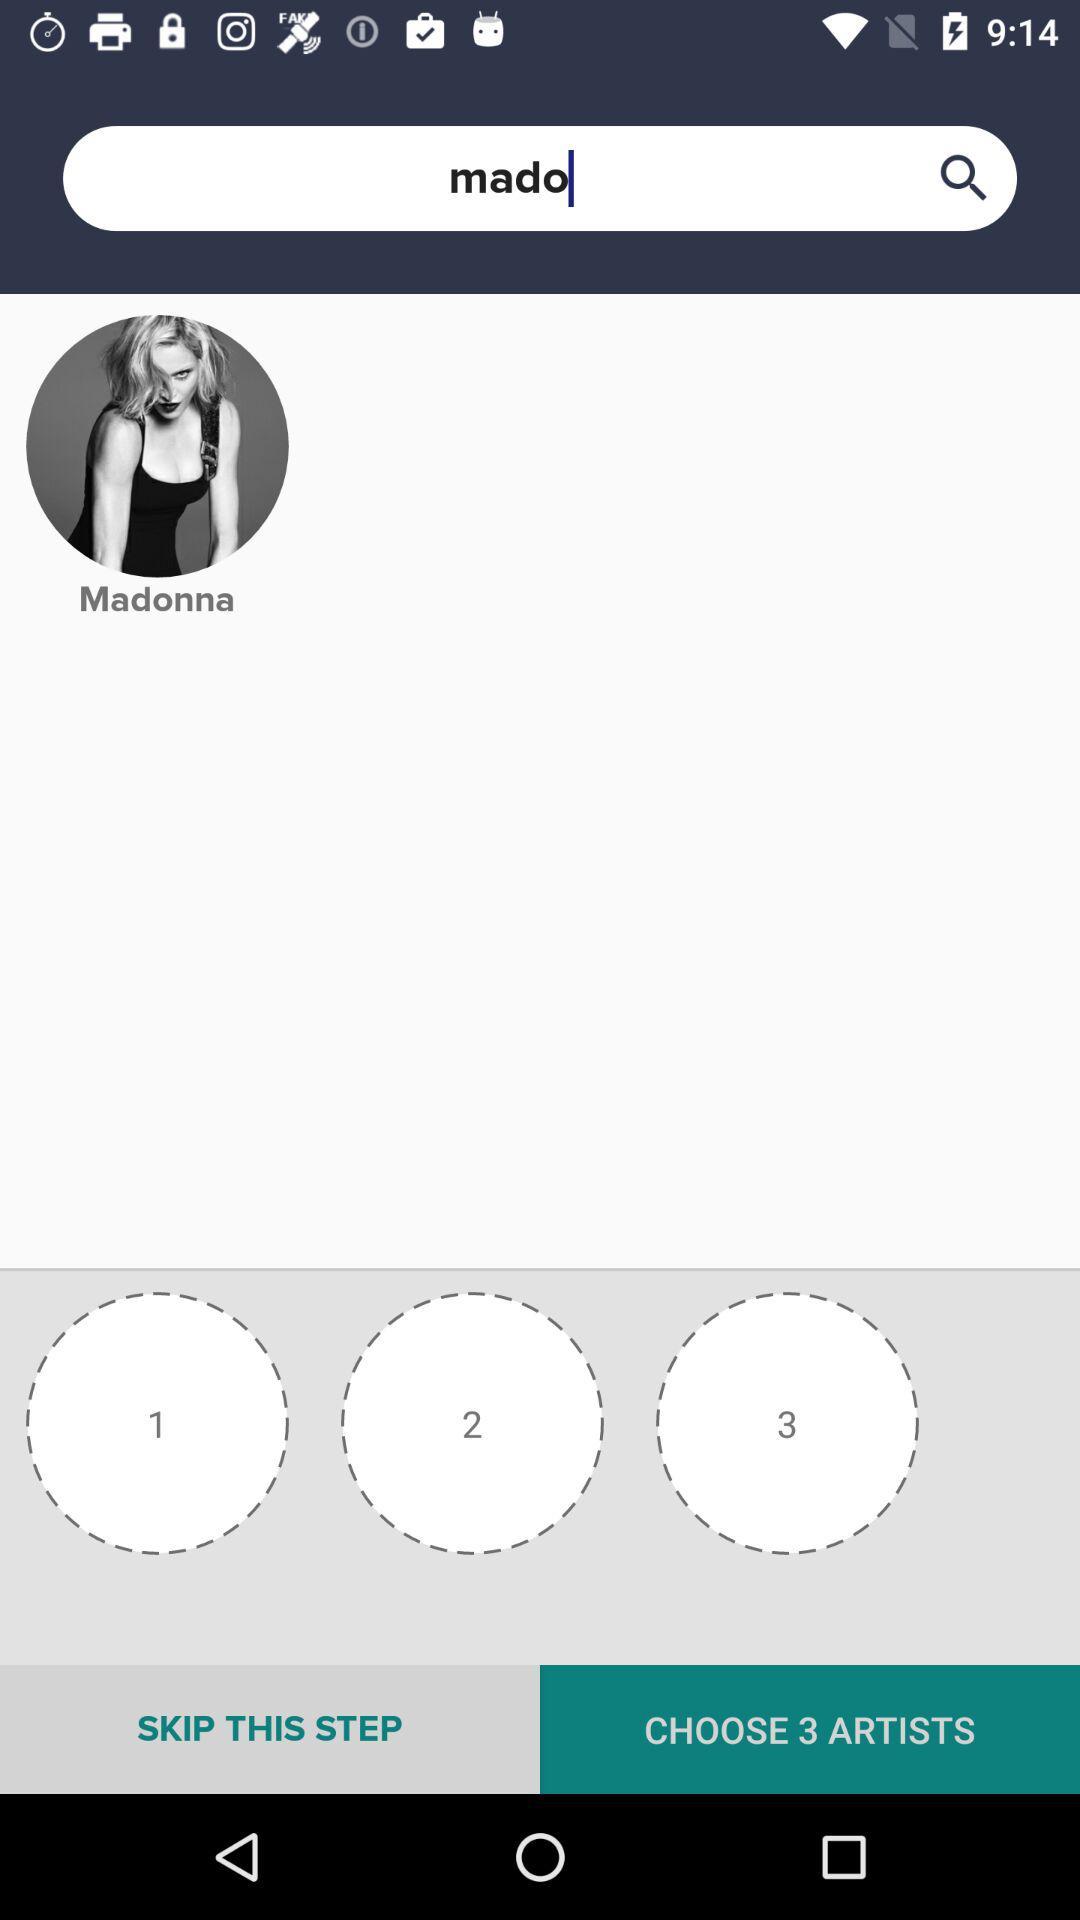  I want to click on skip this step, so click(270, 1728).